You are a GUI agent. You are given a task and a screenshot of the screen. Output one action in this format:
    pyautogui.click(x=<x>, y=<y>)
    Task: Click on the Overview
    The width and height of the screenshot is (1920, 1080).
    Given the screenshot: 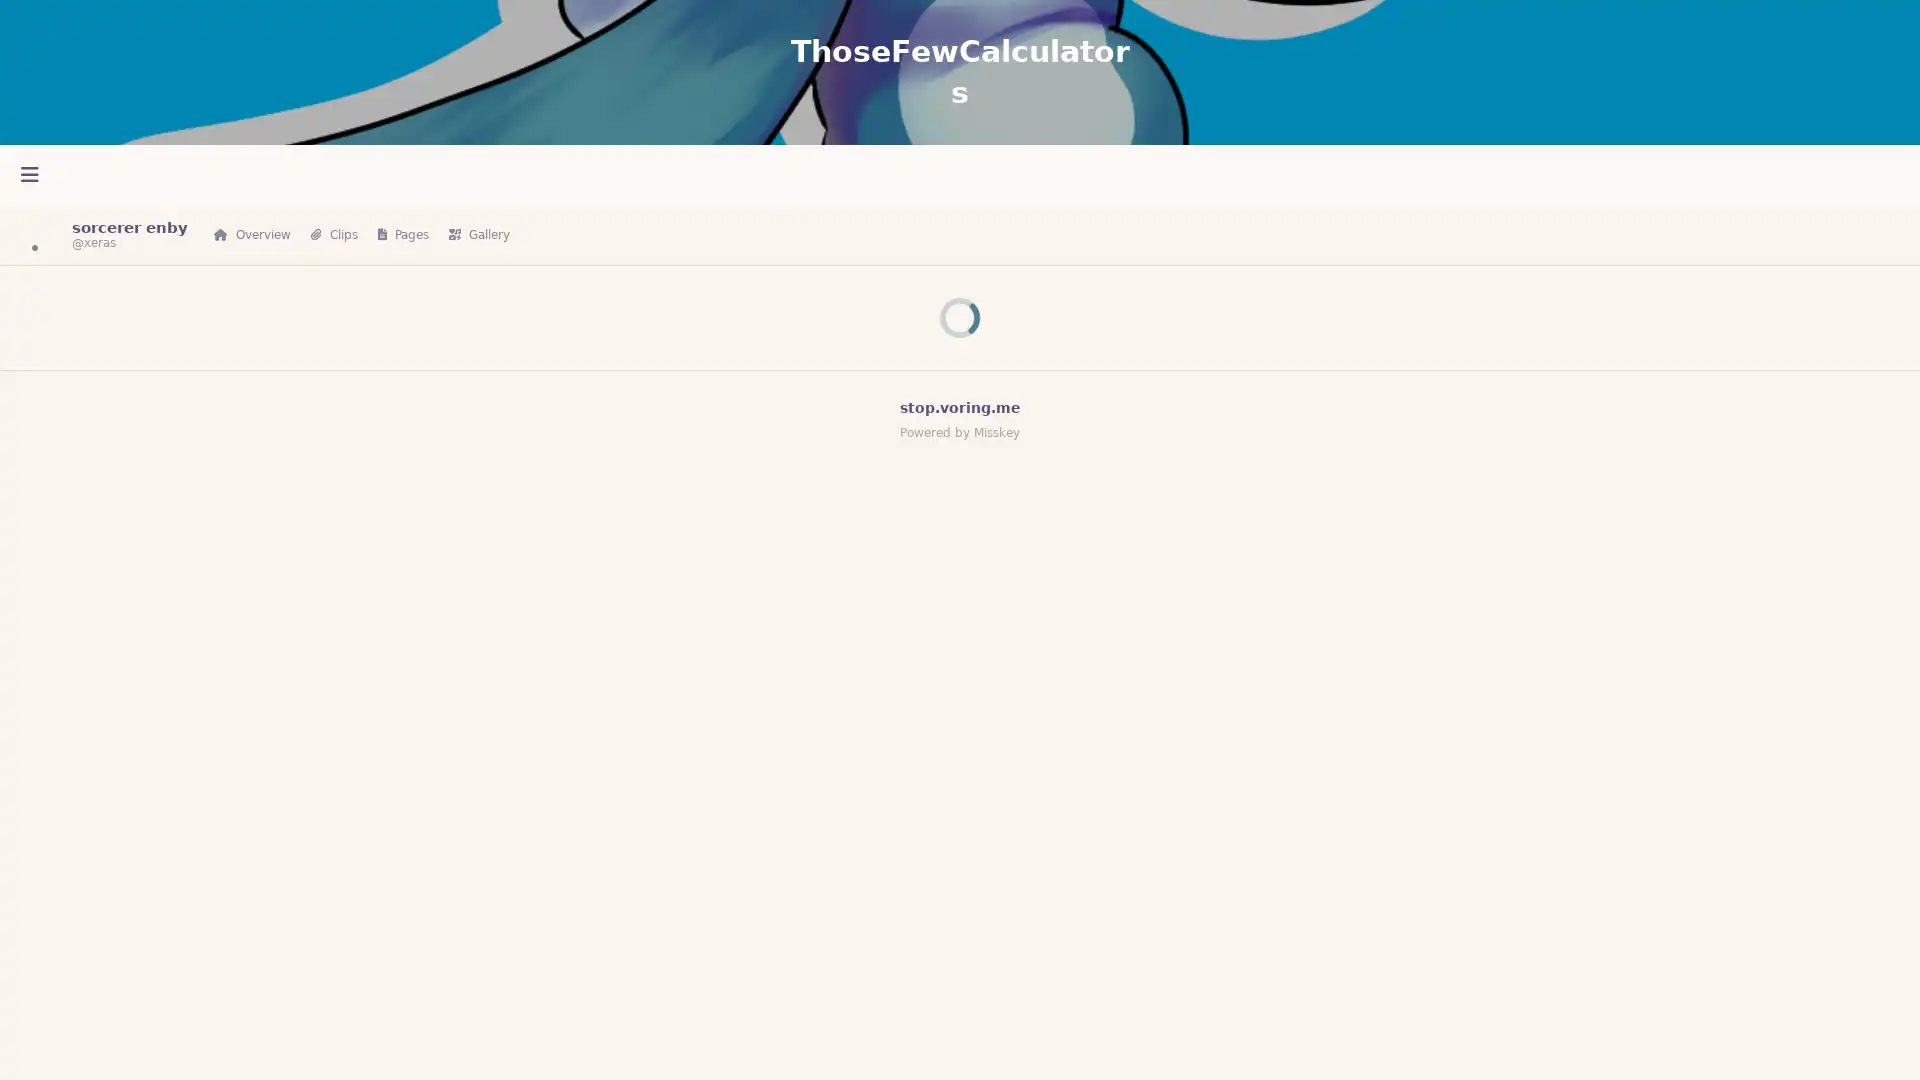 What is the action you would take?
    pyautogui.click(x=251, y=234)
    